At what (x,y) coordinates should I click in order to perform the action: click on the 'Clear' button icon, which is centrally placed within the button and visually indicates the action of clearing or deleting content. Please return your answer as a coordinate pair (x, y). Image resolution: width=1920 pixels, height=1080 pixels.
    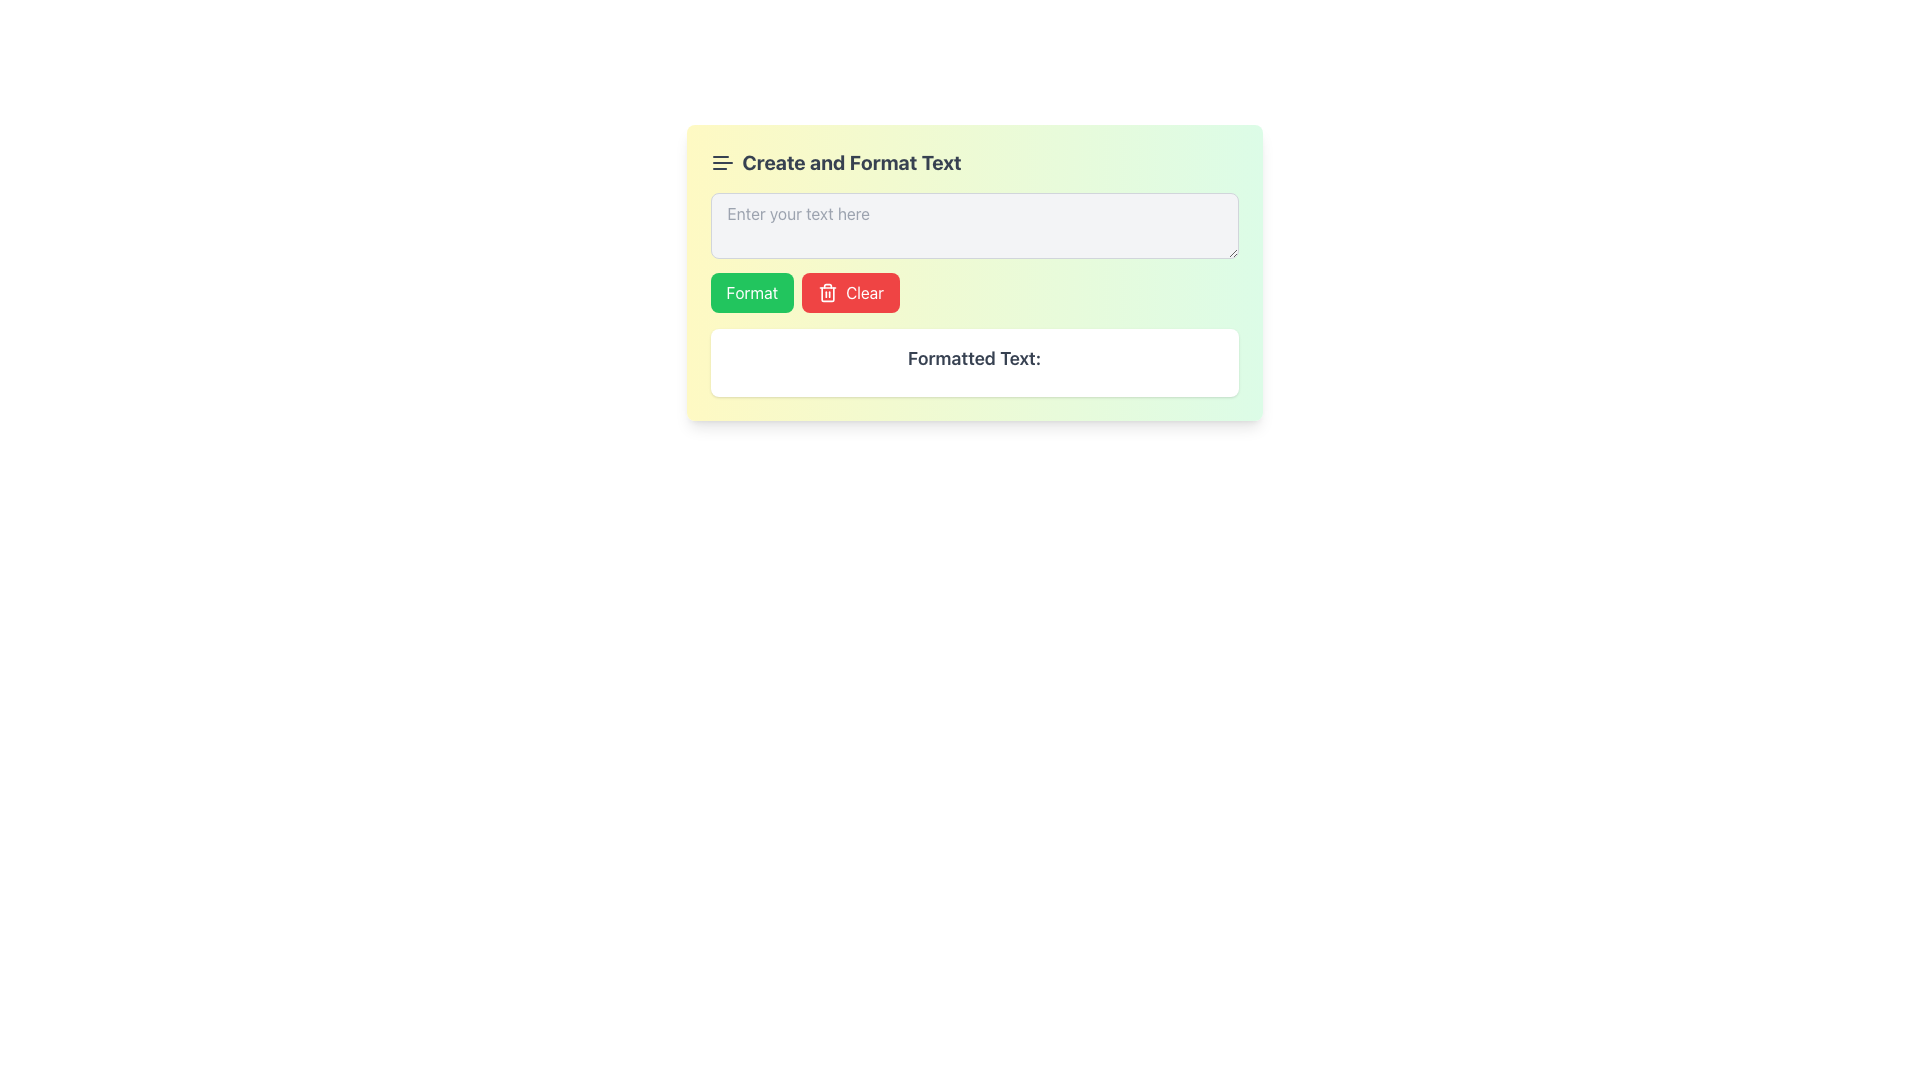
    Looking at the image, I should click on (828, 293).